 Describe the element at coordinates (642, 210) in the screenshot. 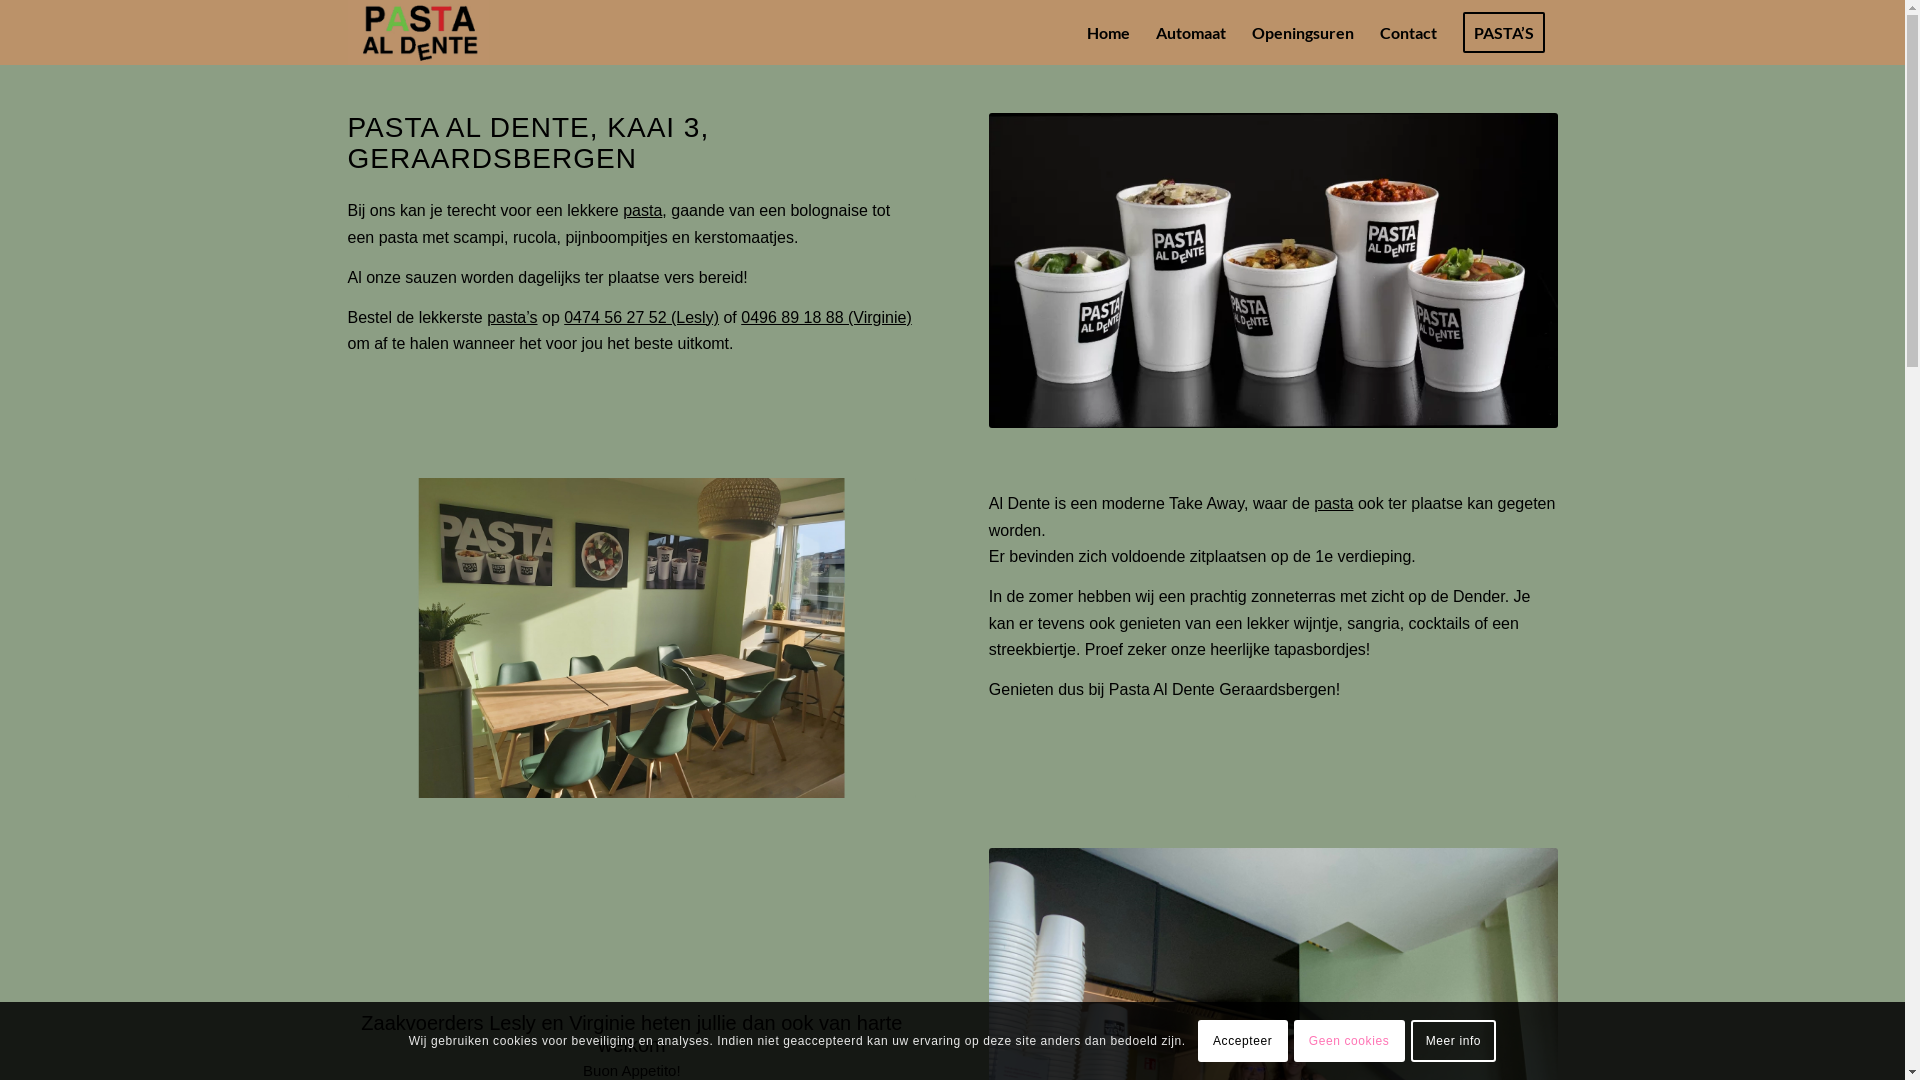

I see `'pasta'` at that location.